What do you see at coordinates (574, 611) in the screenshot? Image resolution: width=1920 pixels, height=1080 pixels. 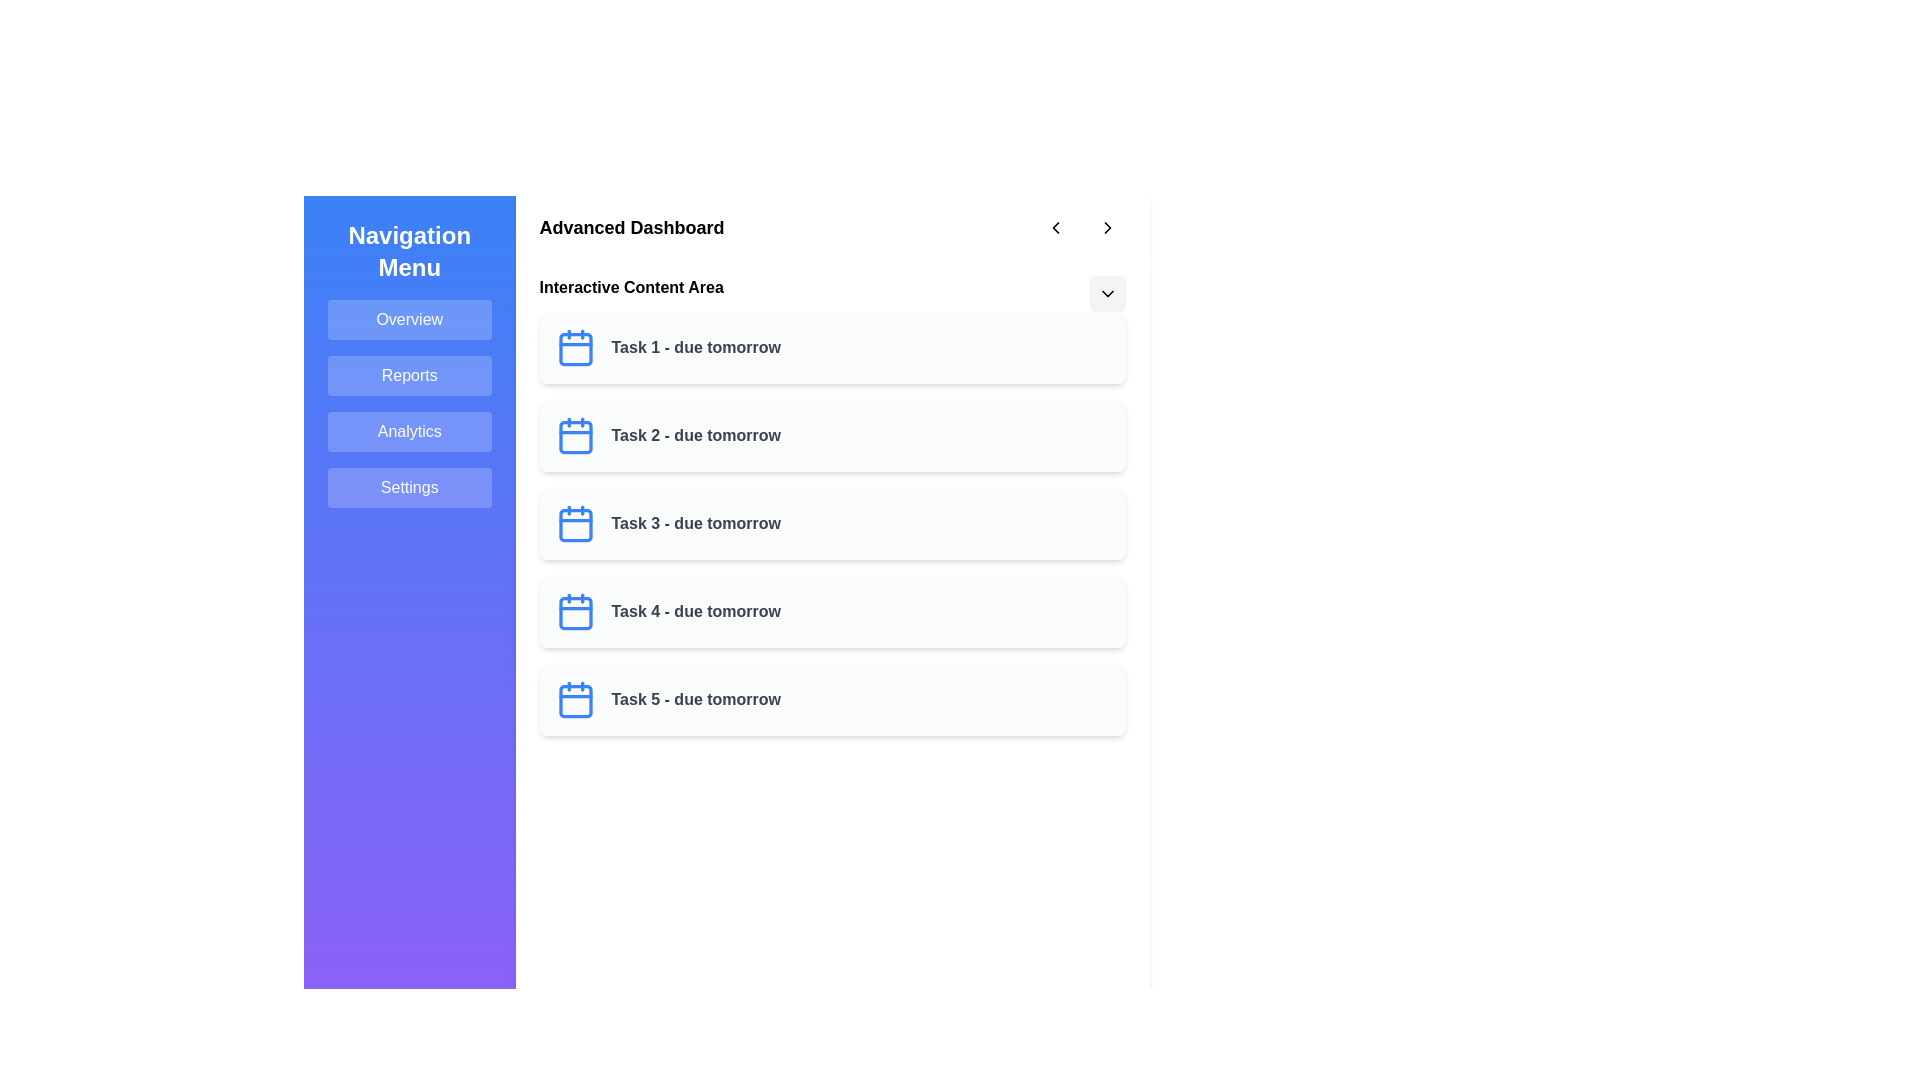 I see `the blue calendar icon with bold outer lines and rounded corners located at the left side of the 'Task 4 - due tomorrow' item in the fourth row of the Advanced Dashboard` at bounding box center [574, 611].